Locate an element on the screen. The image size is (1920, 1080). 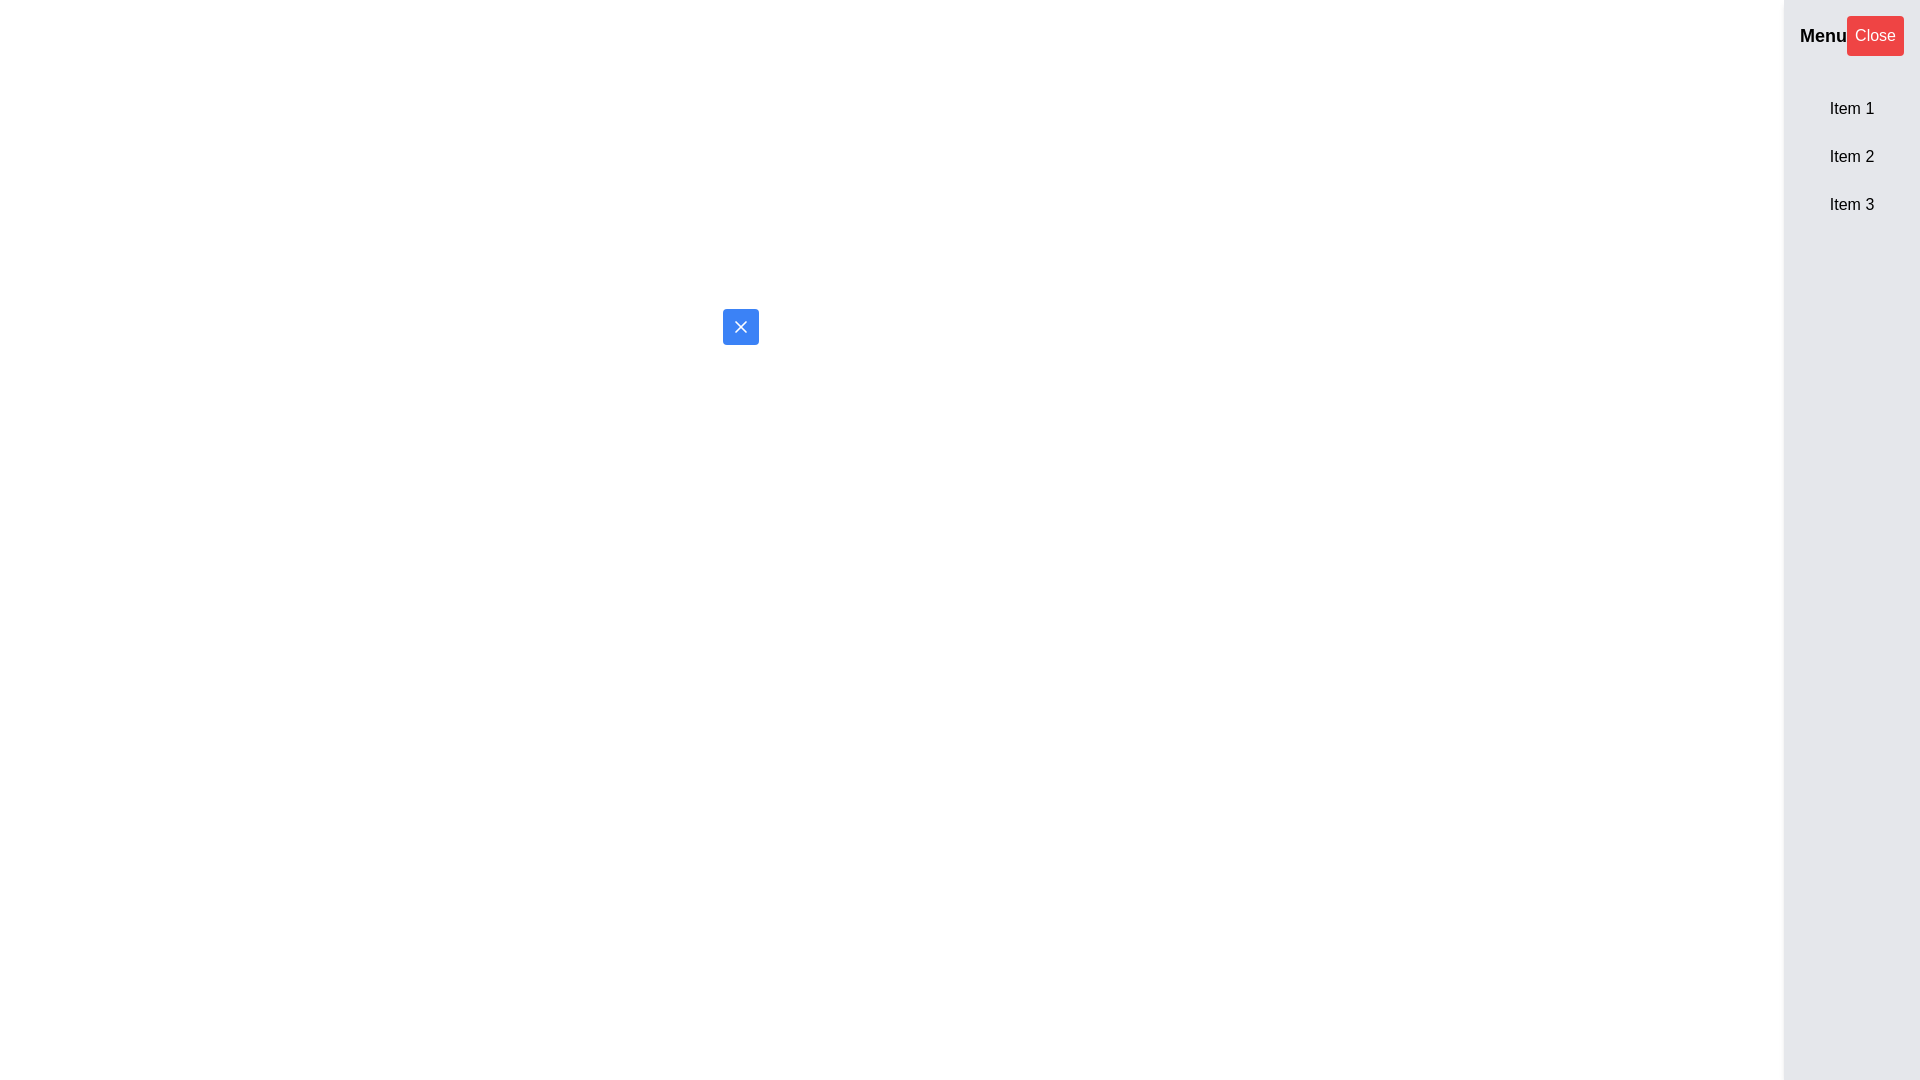
the 'Item 2' text label in the navigation list located on the right side of the interface is located at coordinates (1851, 156).